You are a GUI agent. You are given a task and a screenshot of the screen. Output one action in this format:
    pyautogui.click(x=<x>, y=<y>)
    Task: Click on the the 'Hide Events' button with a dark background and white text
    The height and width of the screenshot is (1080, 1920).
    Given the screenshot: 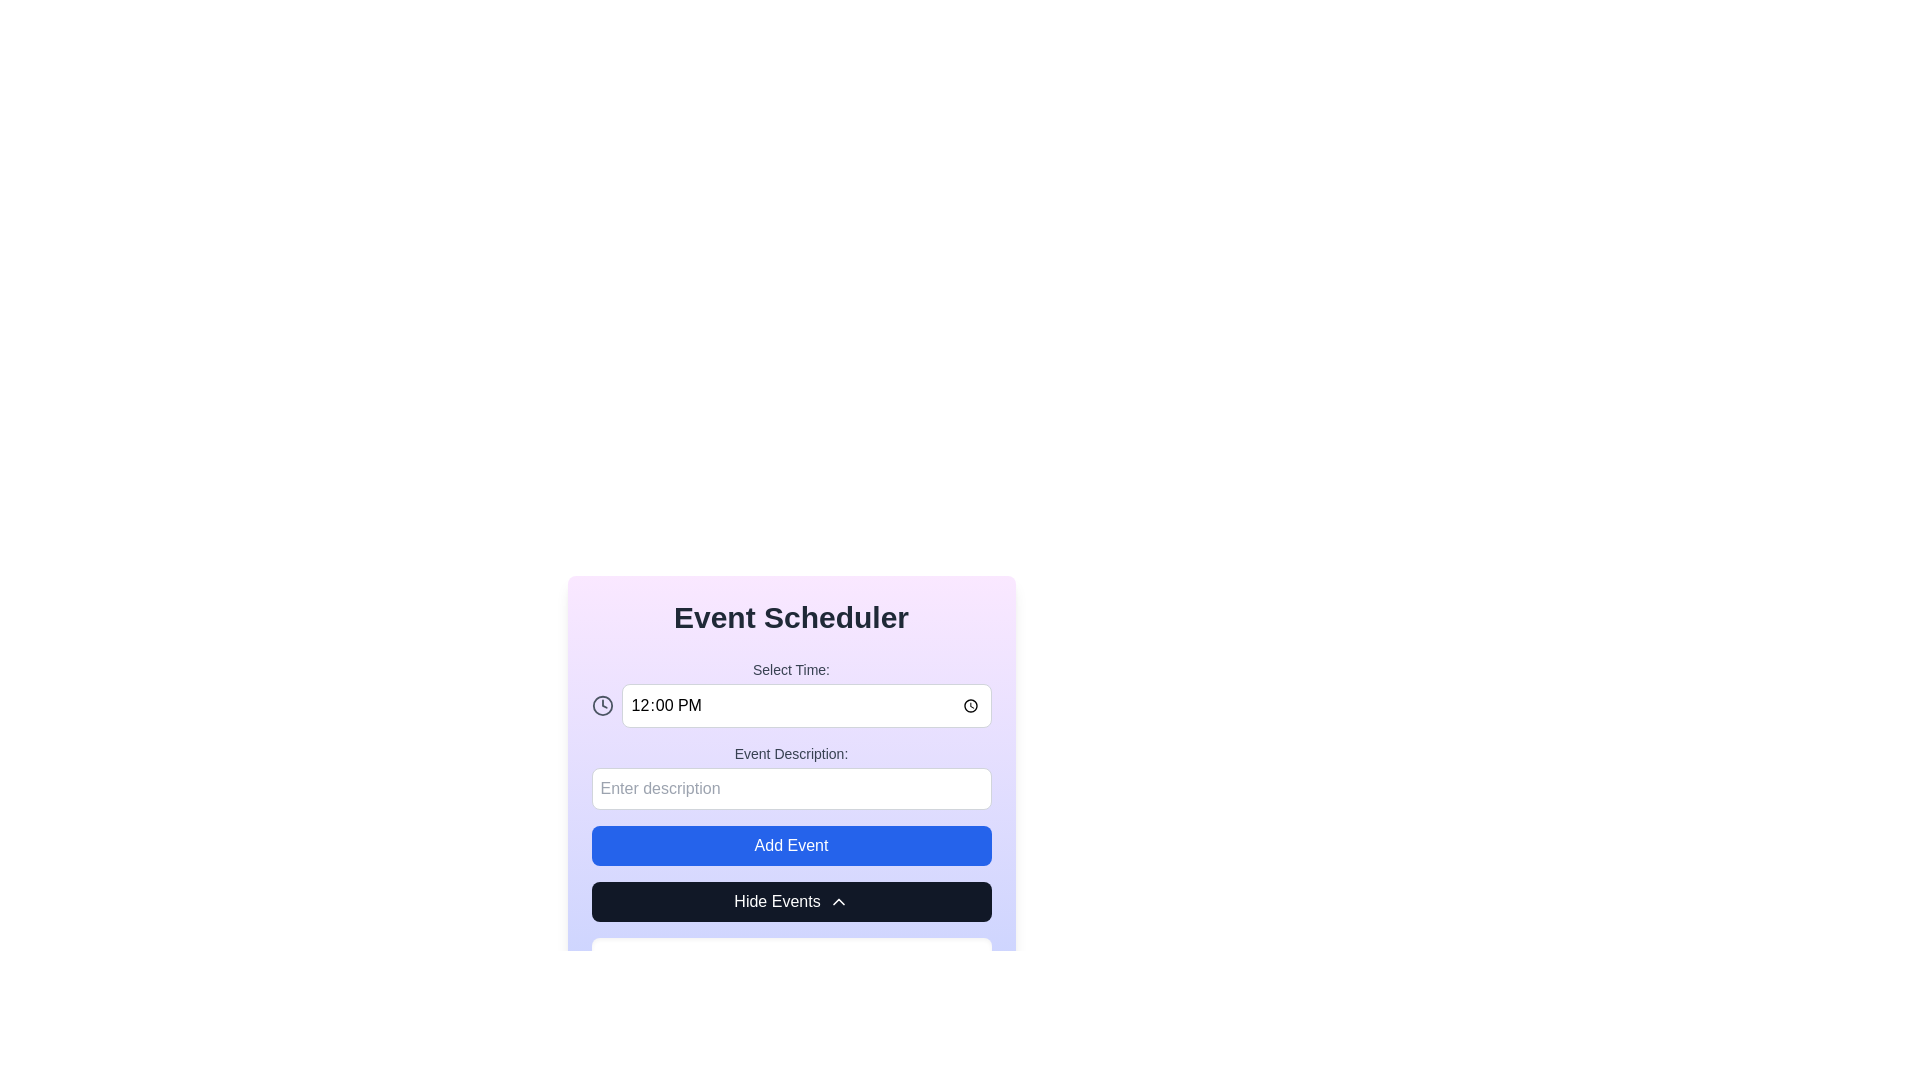 What is the action you would take?
    pyautogui.click(x=790, y=902)
    